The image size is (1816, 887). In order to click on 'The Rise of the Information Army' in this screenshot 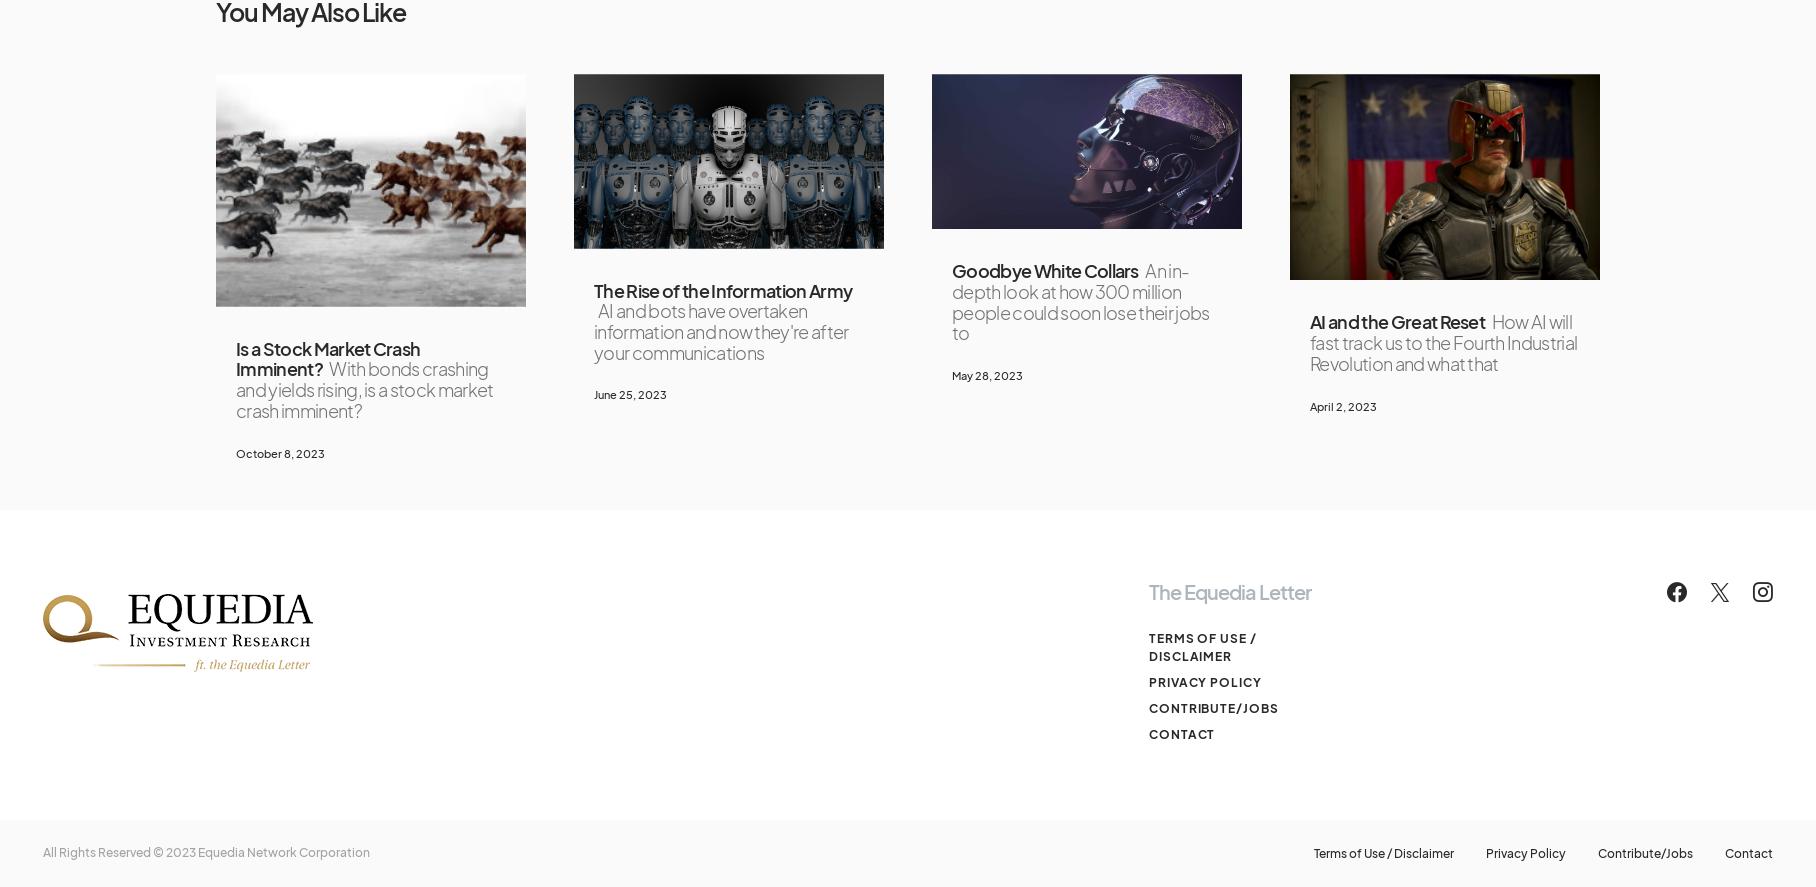, I will do `click(721, 288)`.